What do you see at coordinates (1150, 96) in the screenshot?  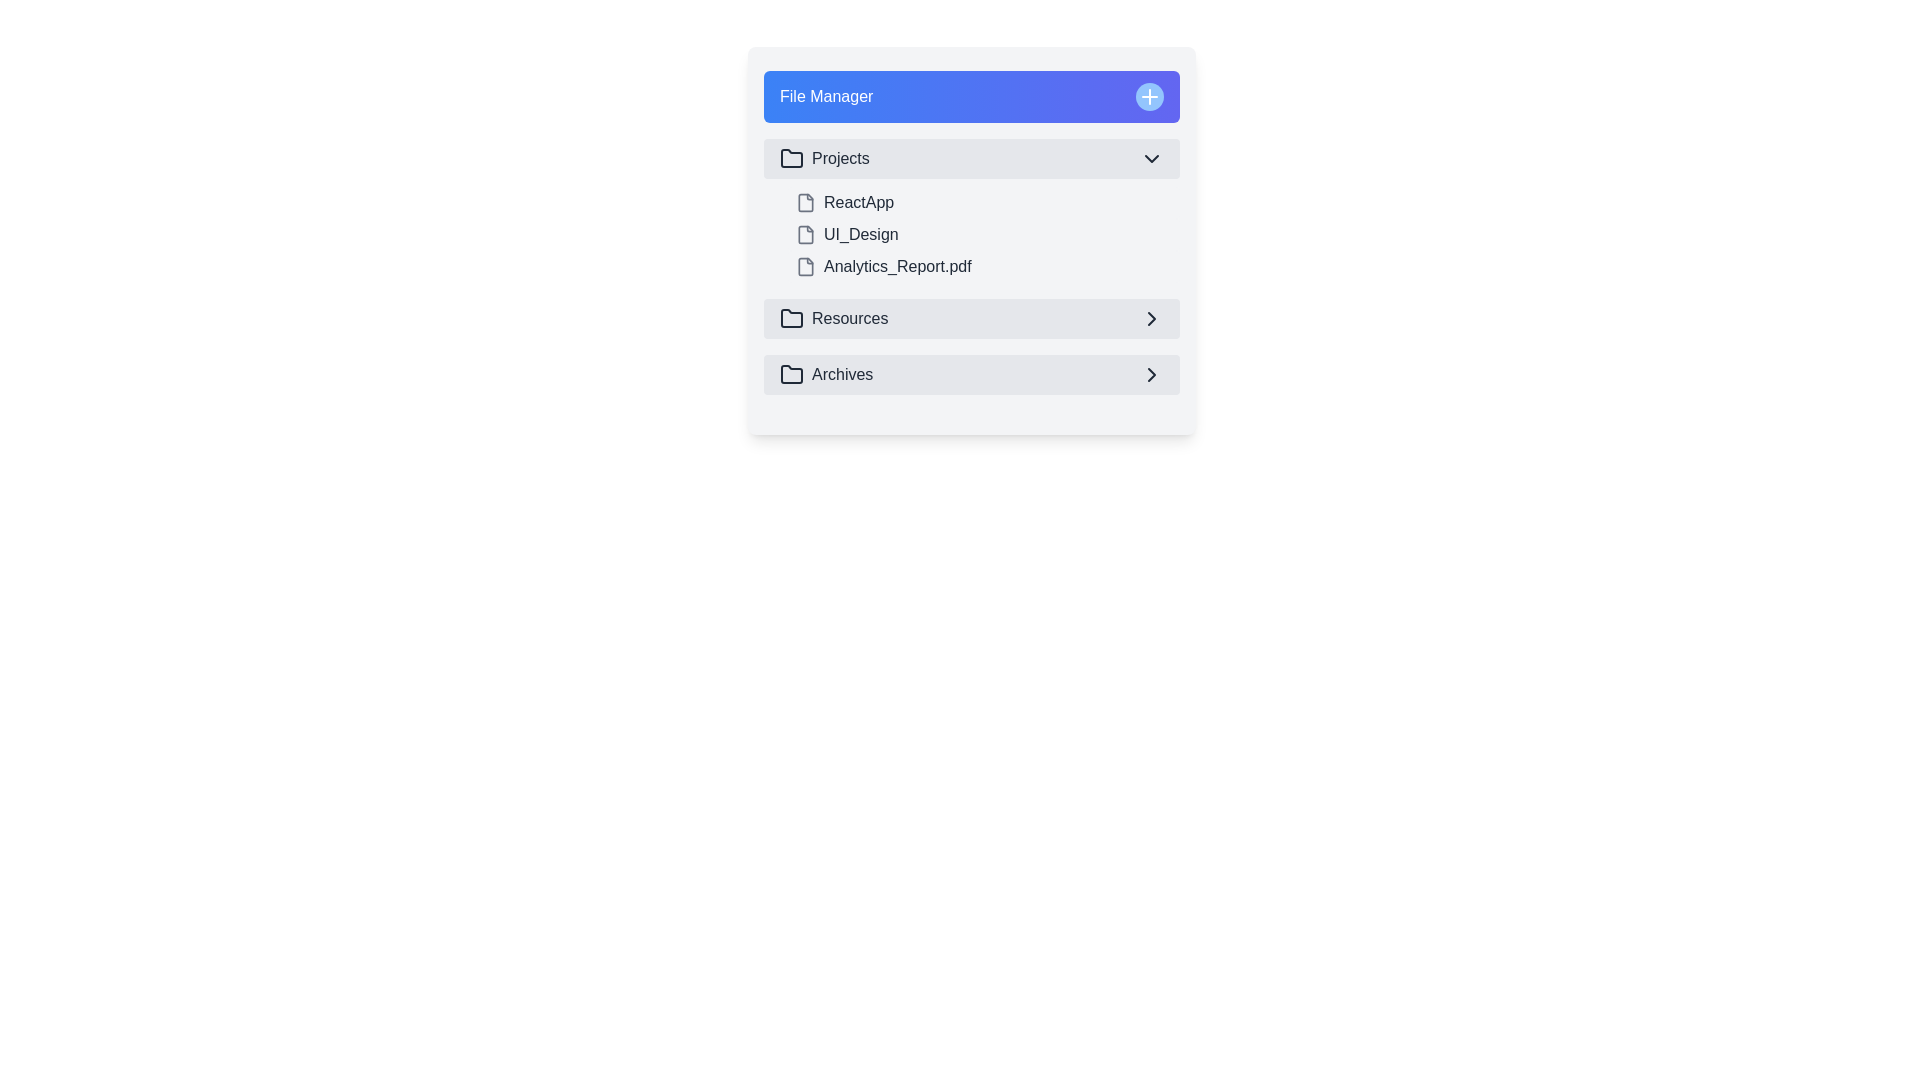 I see `the circular button with a blue background and '+' icon located at the top-right corner of the 'File Manager' header bar` at bounding box center [1150, 96].